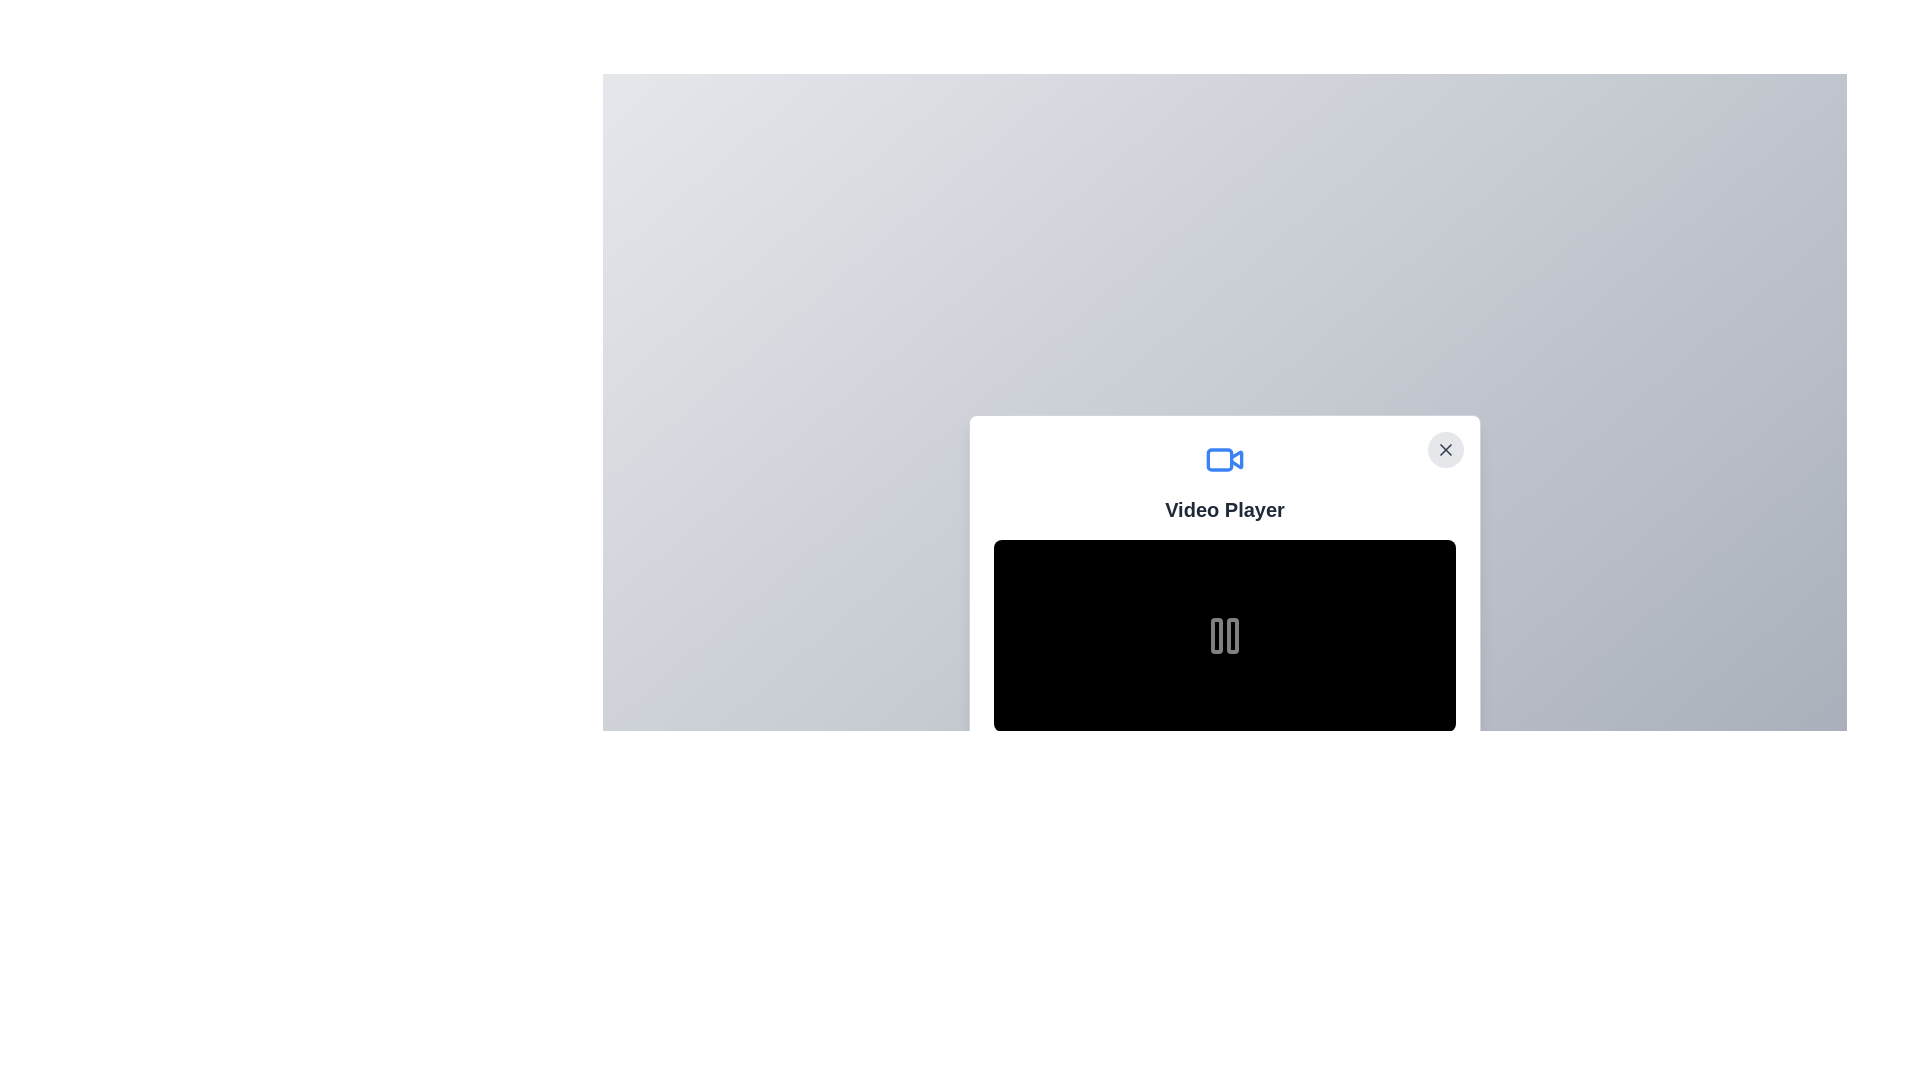 Image resolution: width=1920 pixels, height=1080 pixels. I want to click on the visual representation of the left segment of the recording indicator within the video player icon, which is a rectangular shape with rounded corners, so click(1218, 459).